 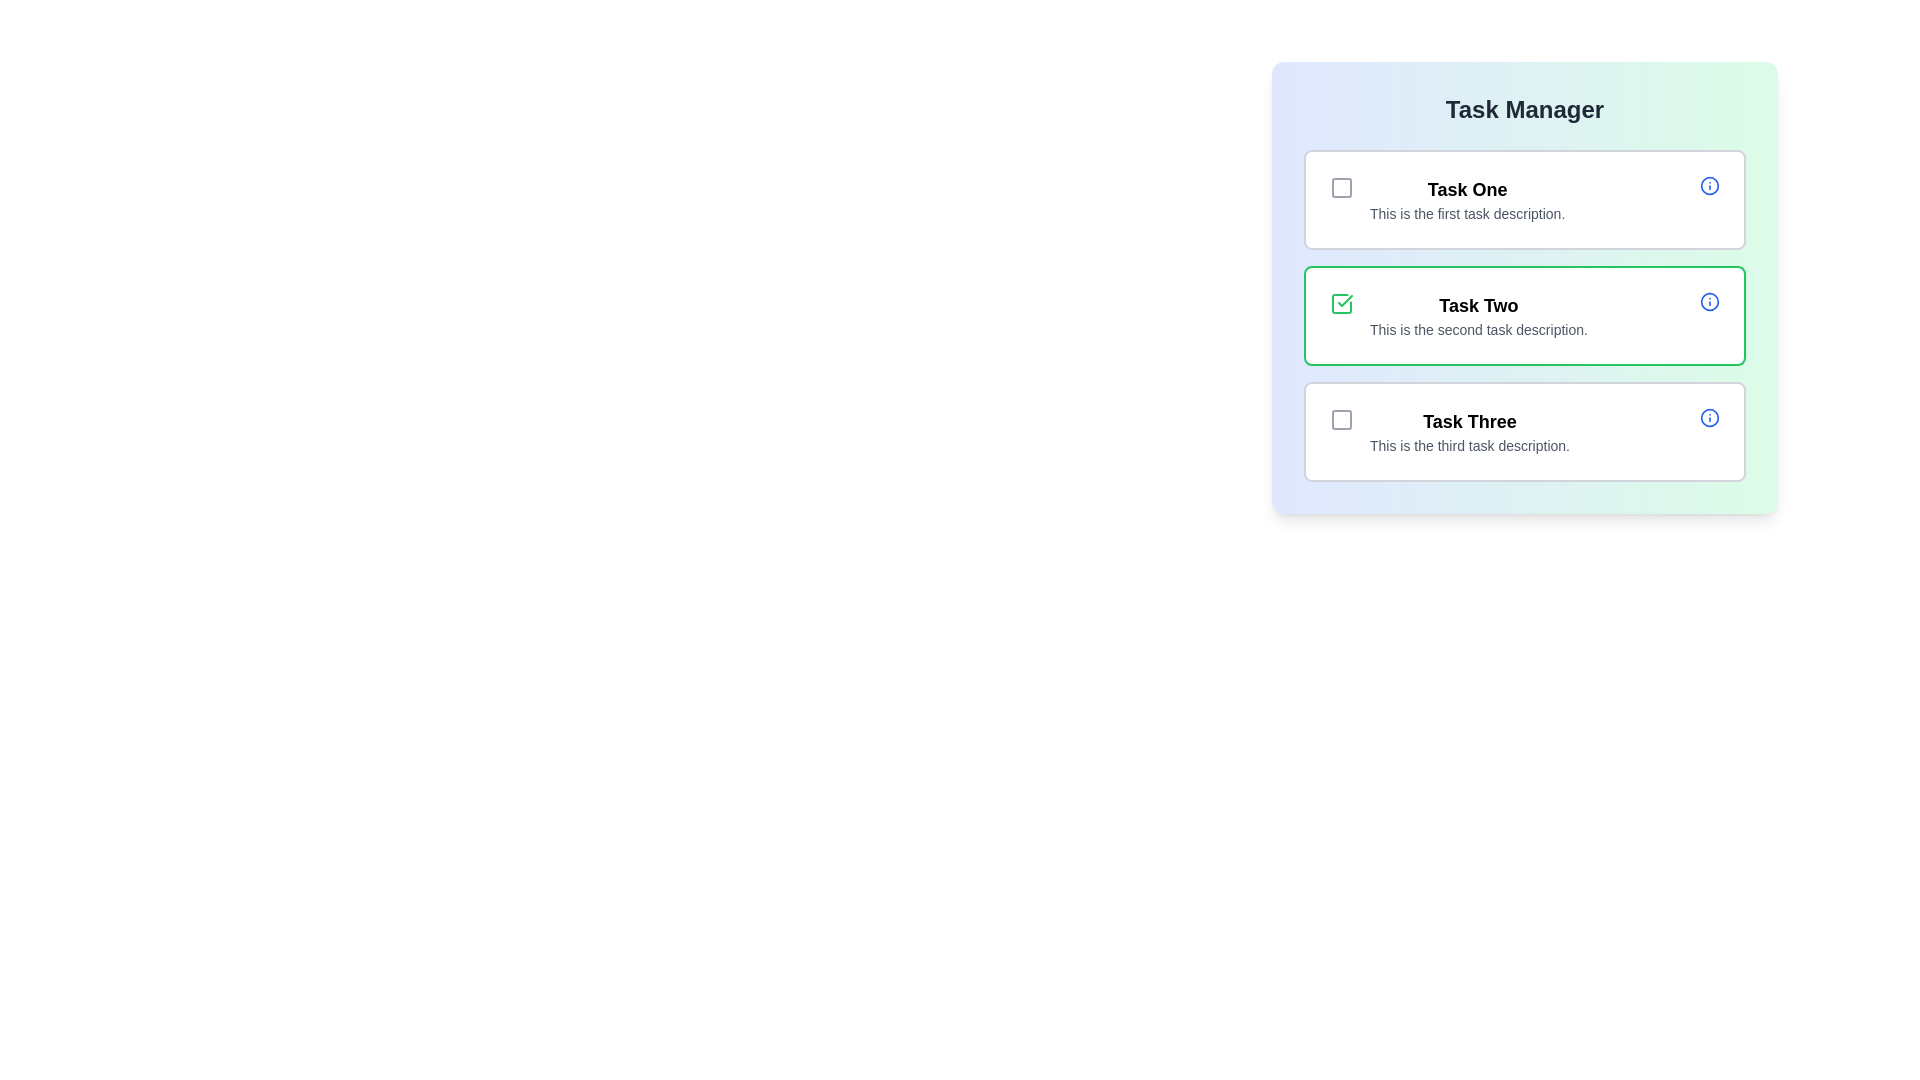 I want to click on the second task item in the Task Manager to mark it as completed, so click(x=1524, y=315).